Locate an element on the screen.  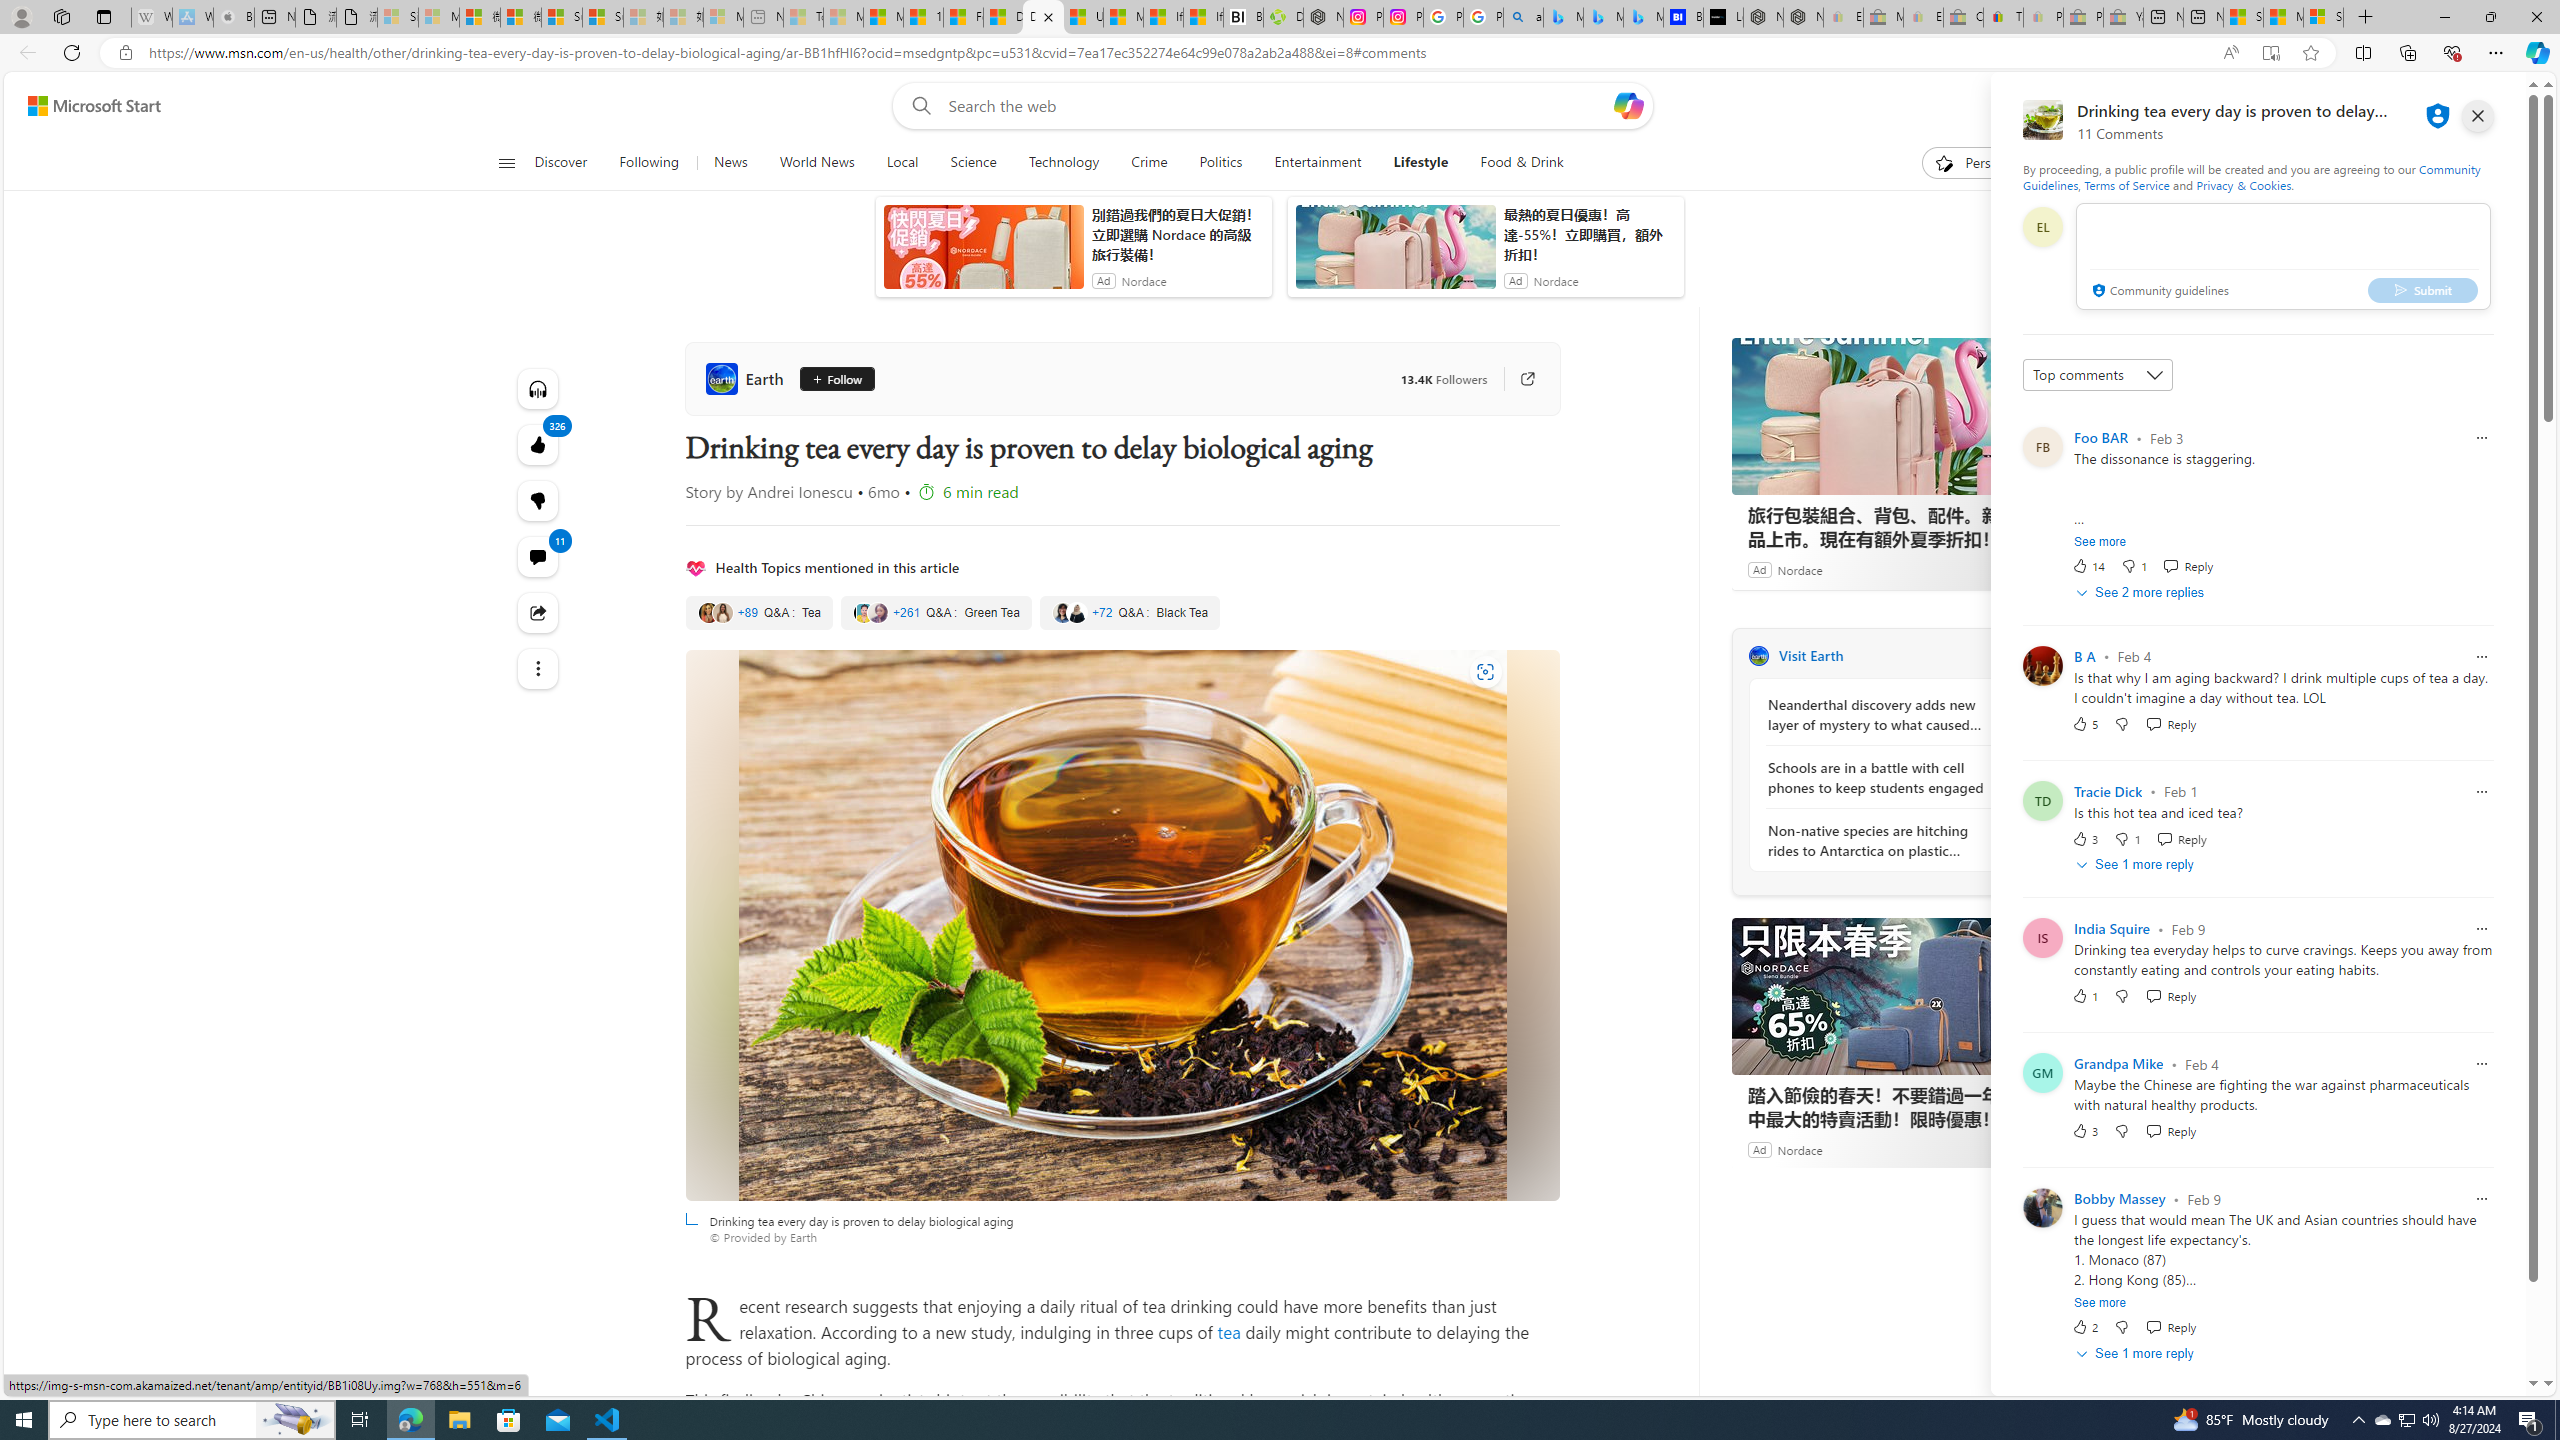
'Profile Picture' is located at coordinates (2042, 1207).